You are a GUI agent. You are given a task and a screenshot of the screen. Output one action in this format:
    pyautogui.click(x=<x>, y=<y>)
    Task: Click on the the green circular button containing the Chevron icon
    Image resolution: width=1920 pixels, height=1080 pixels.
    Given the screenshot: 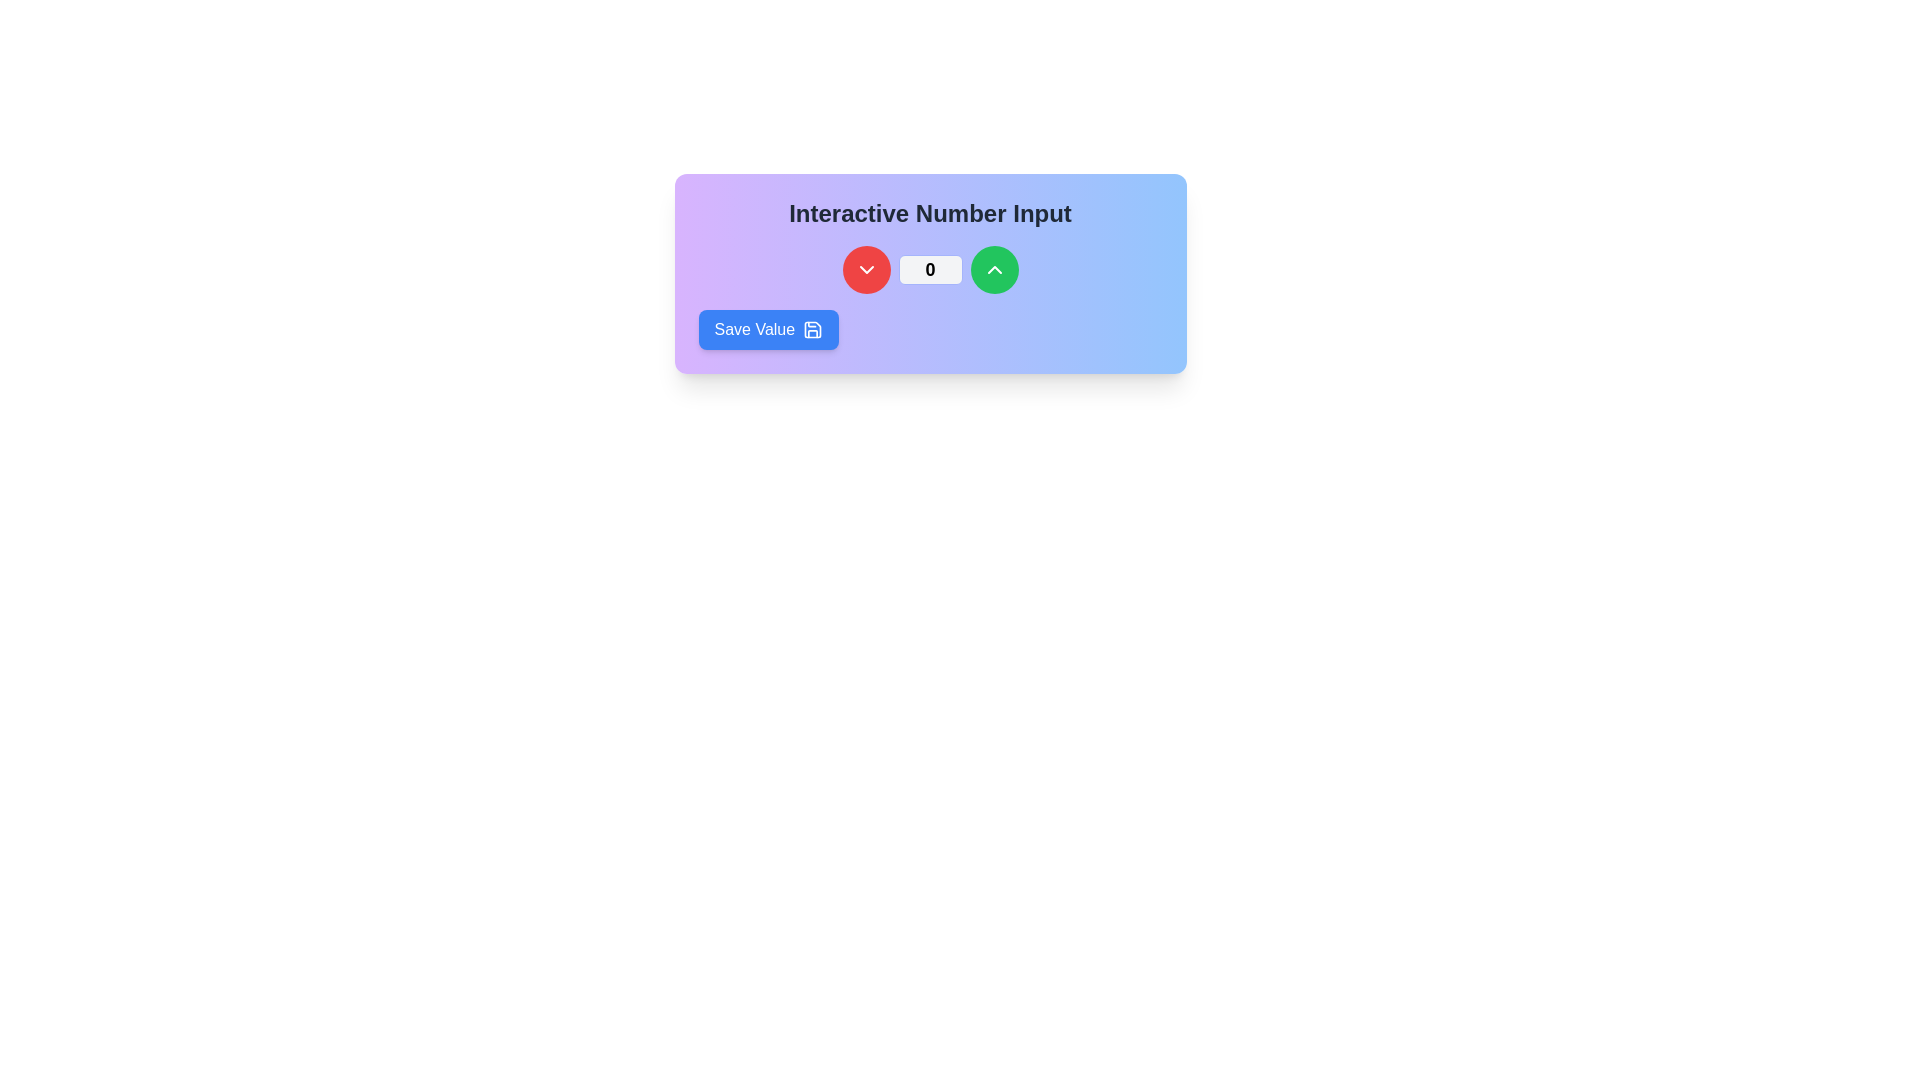 What is the action you would take?
    pyautogui.click(x=994, y=270)
    